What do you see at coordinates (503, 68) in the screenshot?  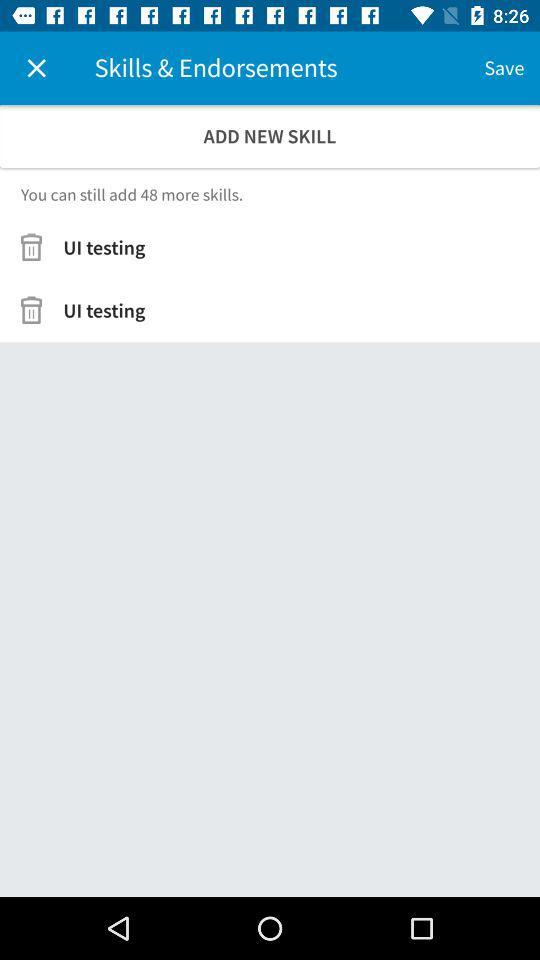 I see `the icon above add new skill icon` at bounding box center [503, 68].